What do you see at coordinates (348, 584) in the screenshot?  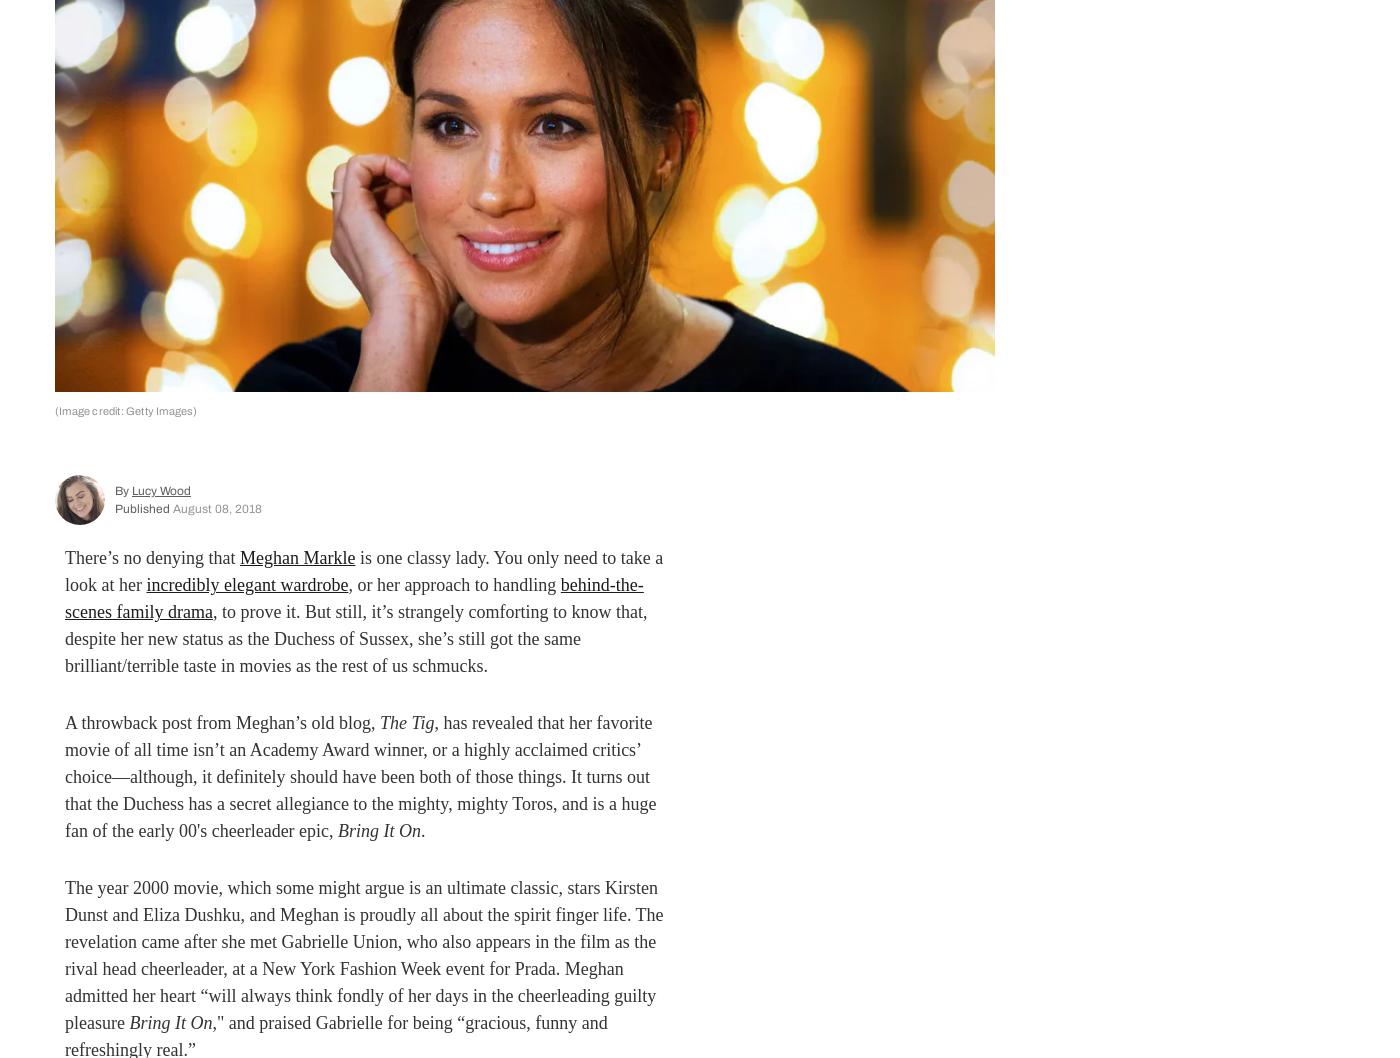 I see `', or her approach to handling'` at bounding box center [348, 584].